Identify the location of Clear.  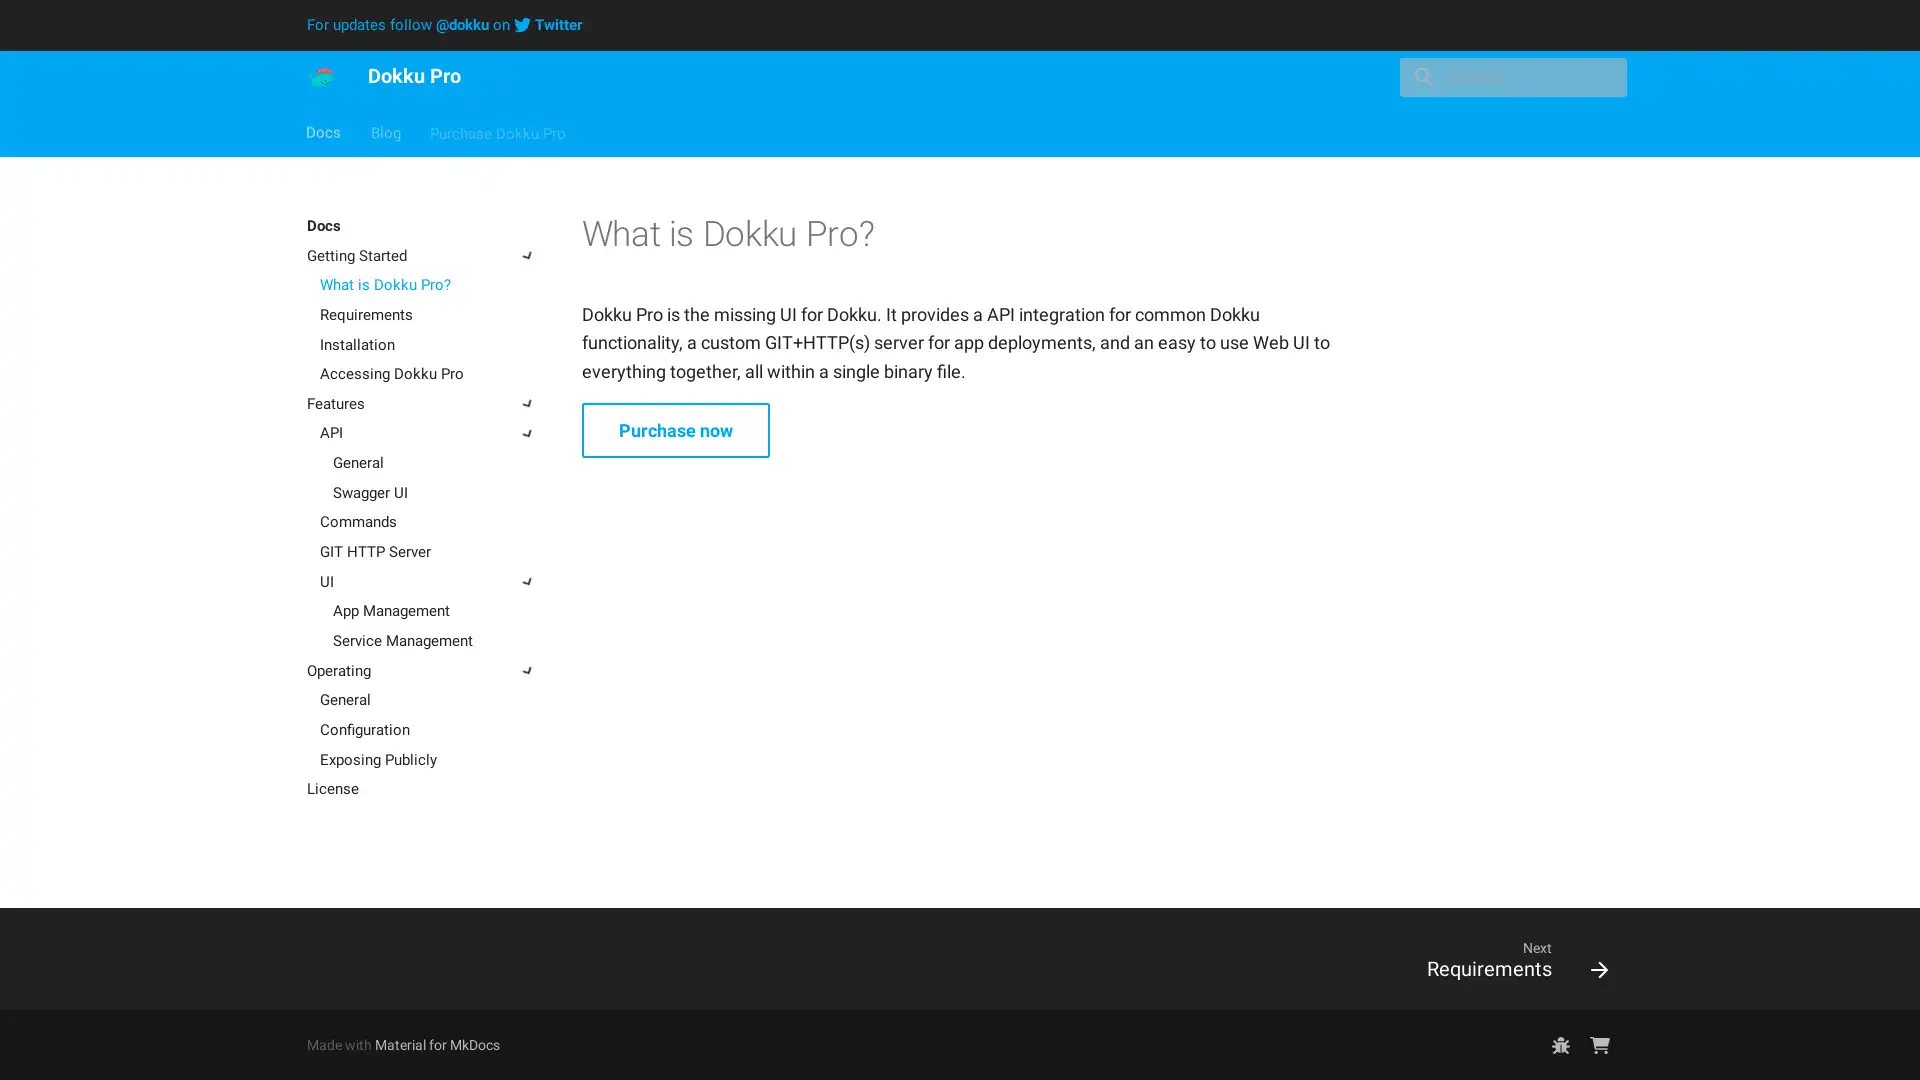
(1602, 76).